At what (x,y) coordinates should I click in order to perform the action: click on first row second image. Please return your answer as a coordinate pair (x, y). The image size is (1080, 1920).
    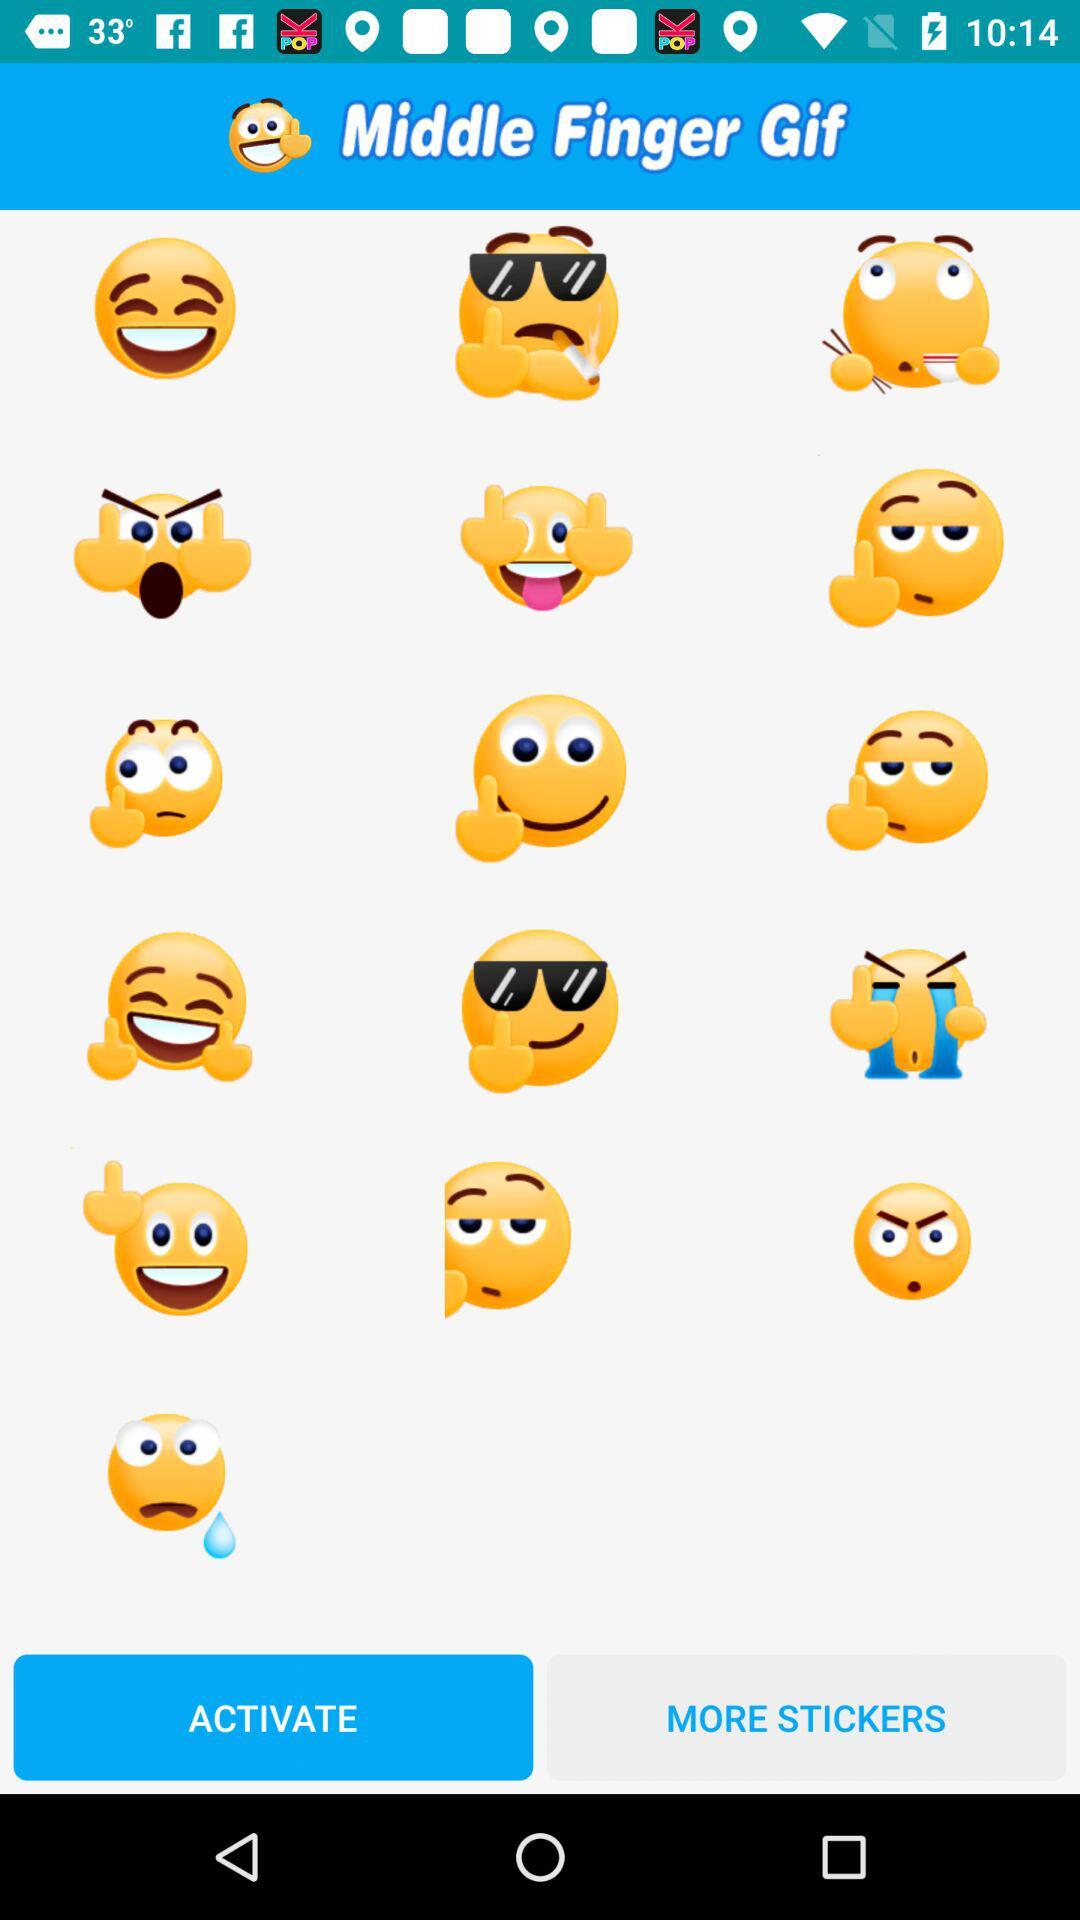
    Looking at the image, I should click on (538, 317).